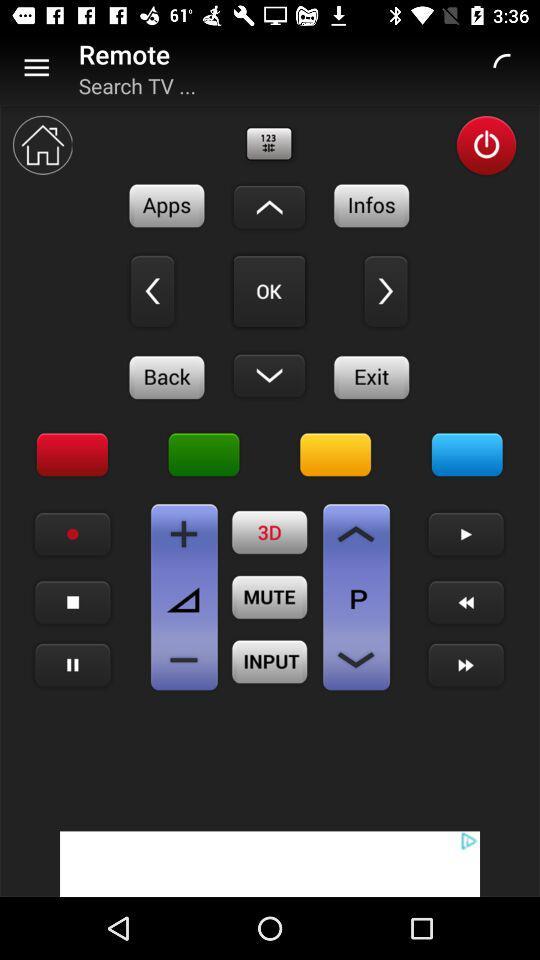 Image resolution: width=540 pixels, height=960 pixels. I want to click on stop playback, so click(72, 601).